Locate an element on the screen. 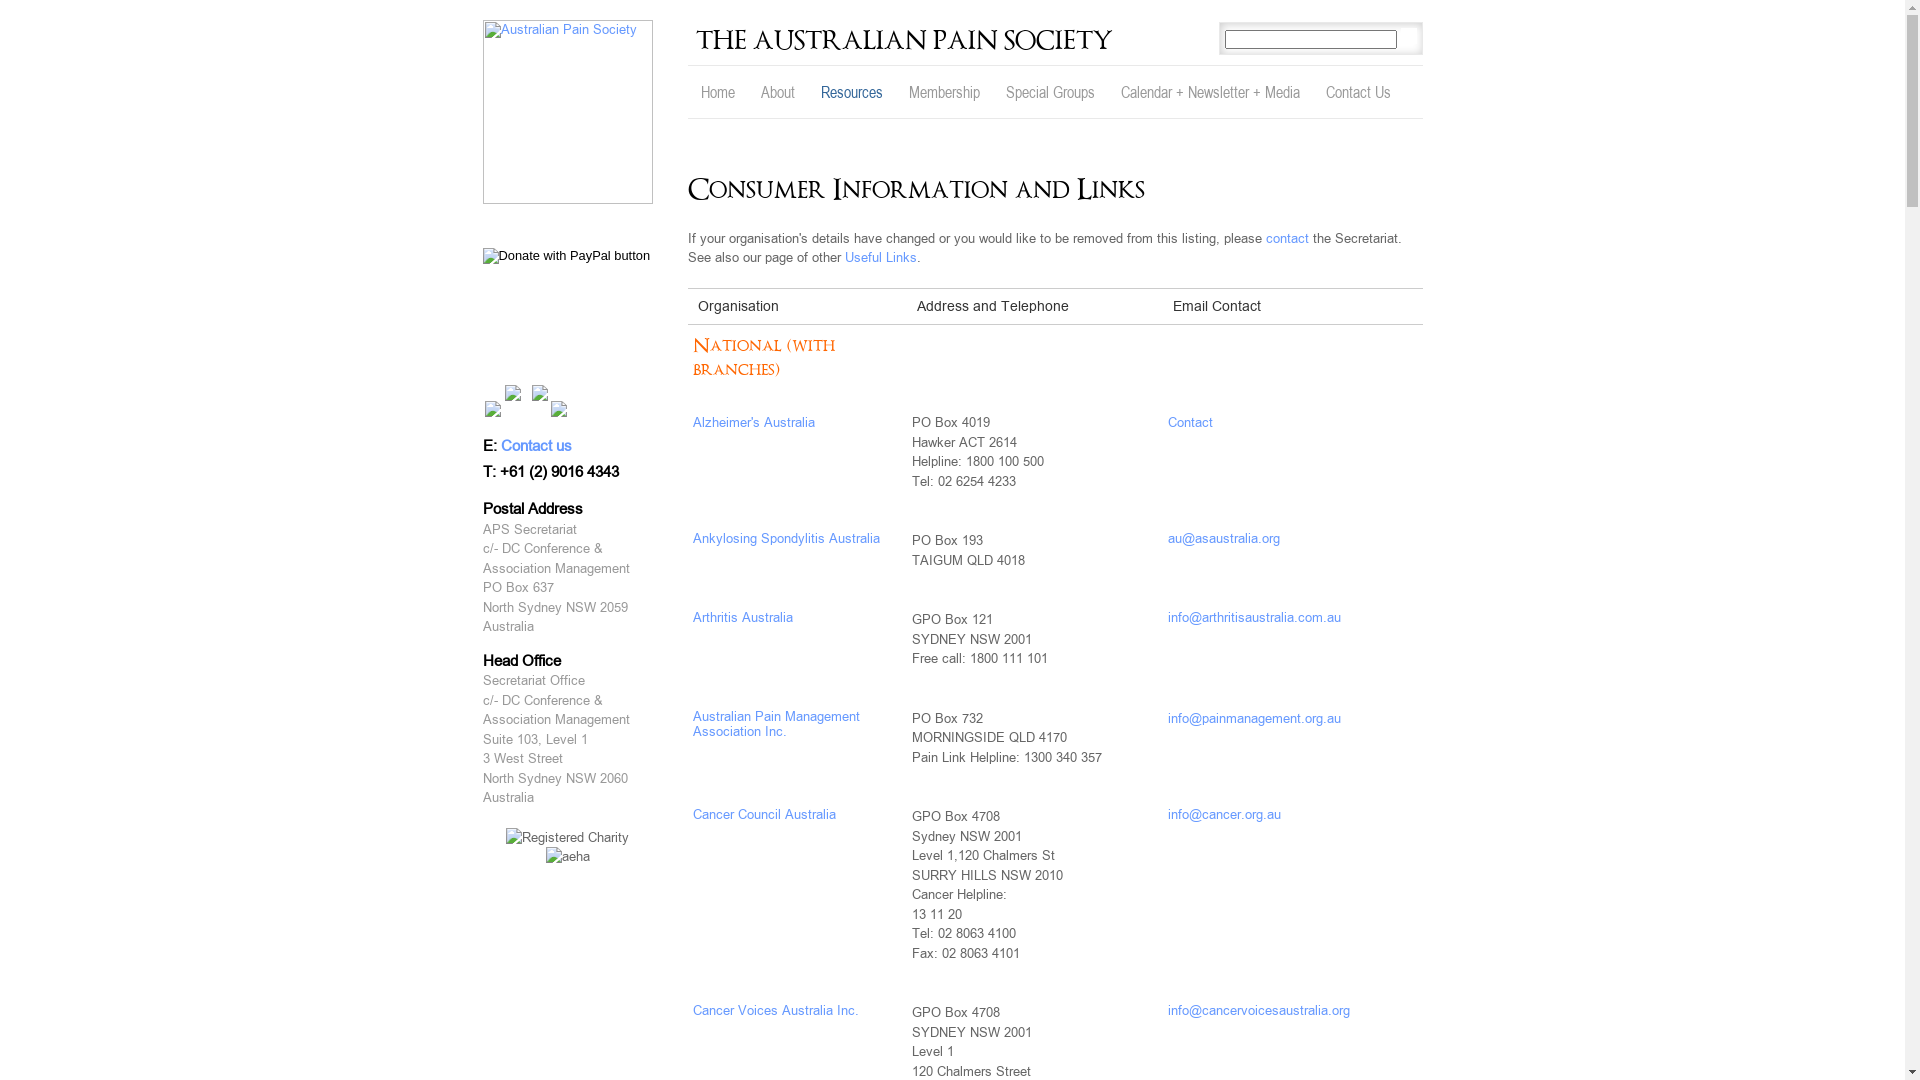 The width and height of the screenshot is (1920, 1080). 'info@cancer.org.au' is located at coordinates (1223, 814).